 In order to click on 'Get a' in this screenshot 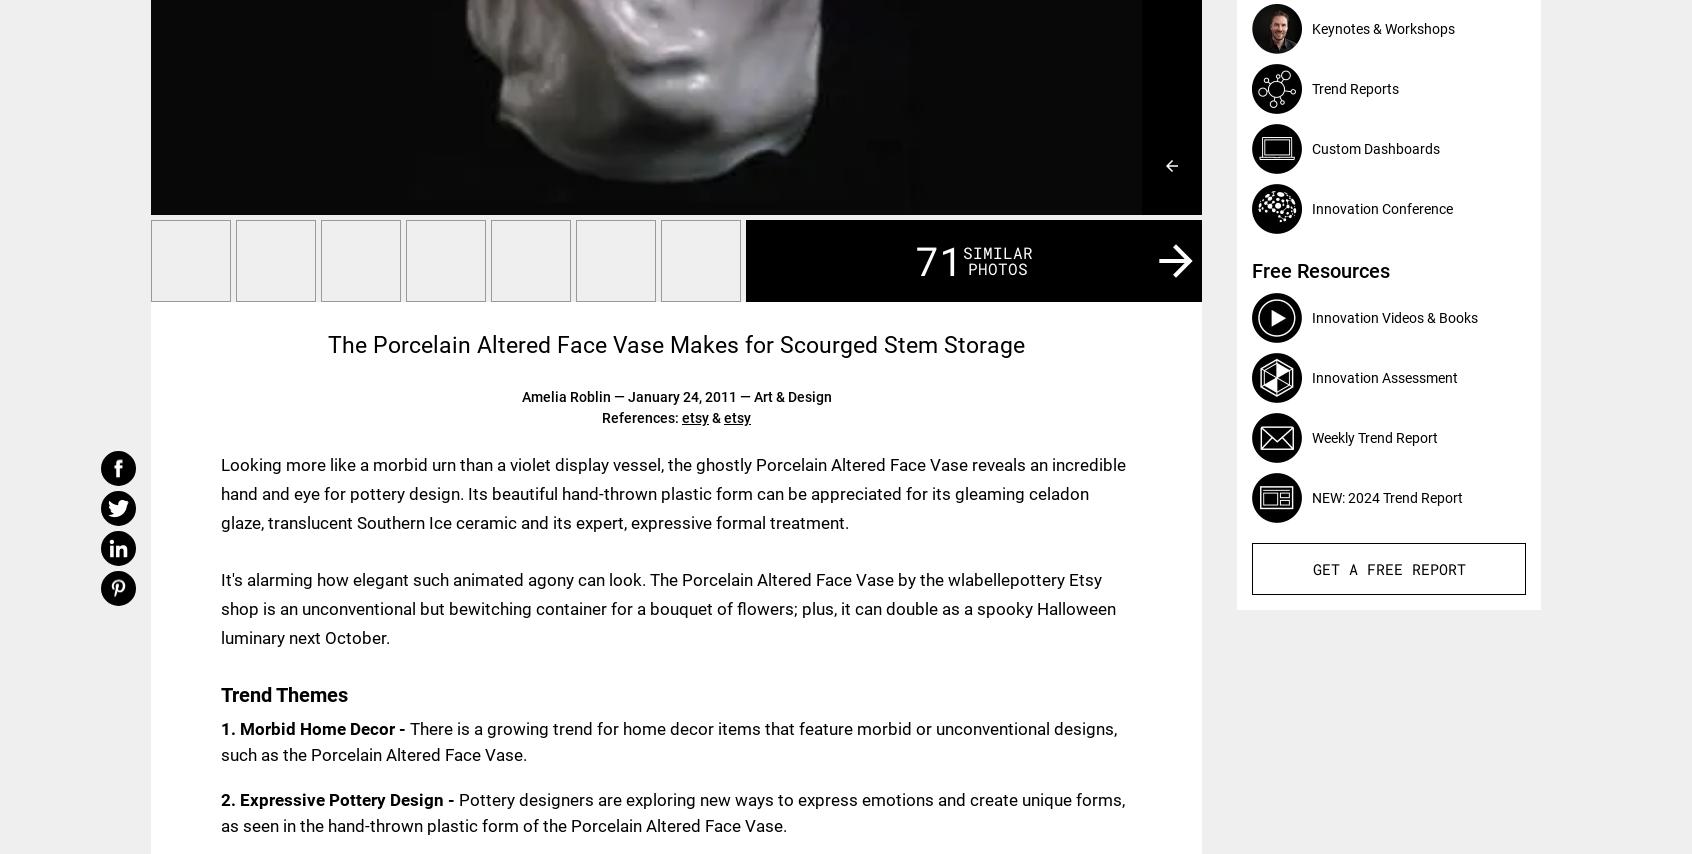, I will do `click(1338, 566)`.